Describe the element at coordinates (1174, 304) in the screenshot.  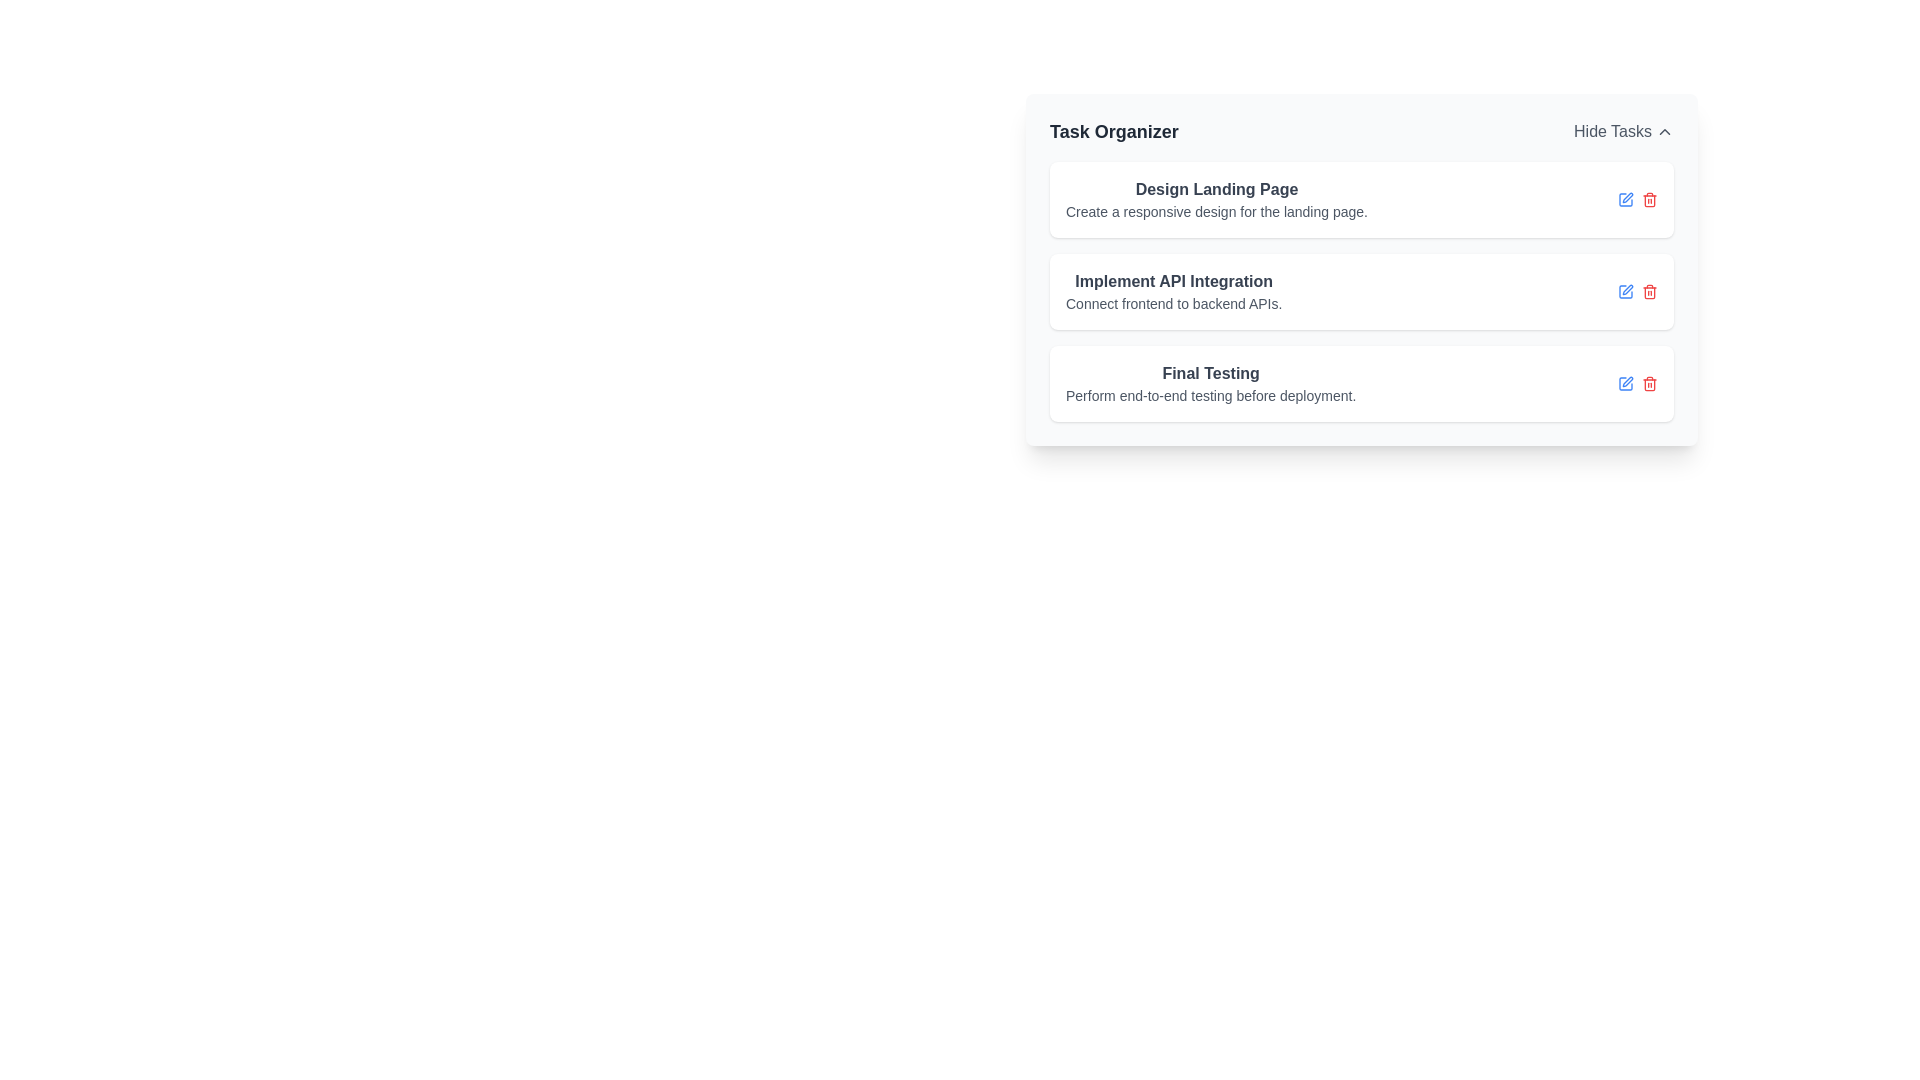
I see `the static text element that provides context for the task, located directly below the title 'Implement API Integration' in the second task block of the task organizer interface` at that location.